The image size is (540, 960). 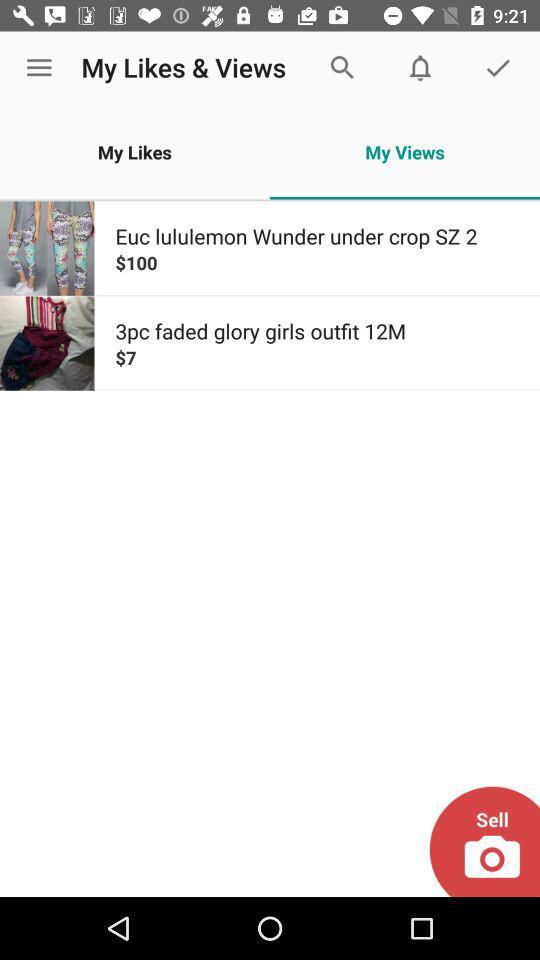 What do you see at coordinates (483, 840) in the screenshot?
I see `sell` at bounding box center [483, 840].